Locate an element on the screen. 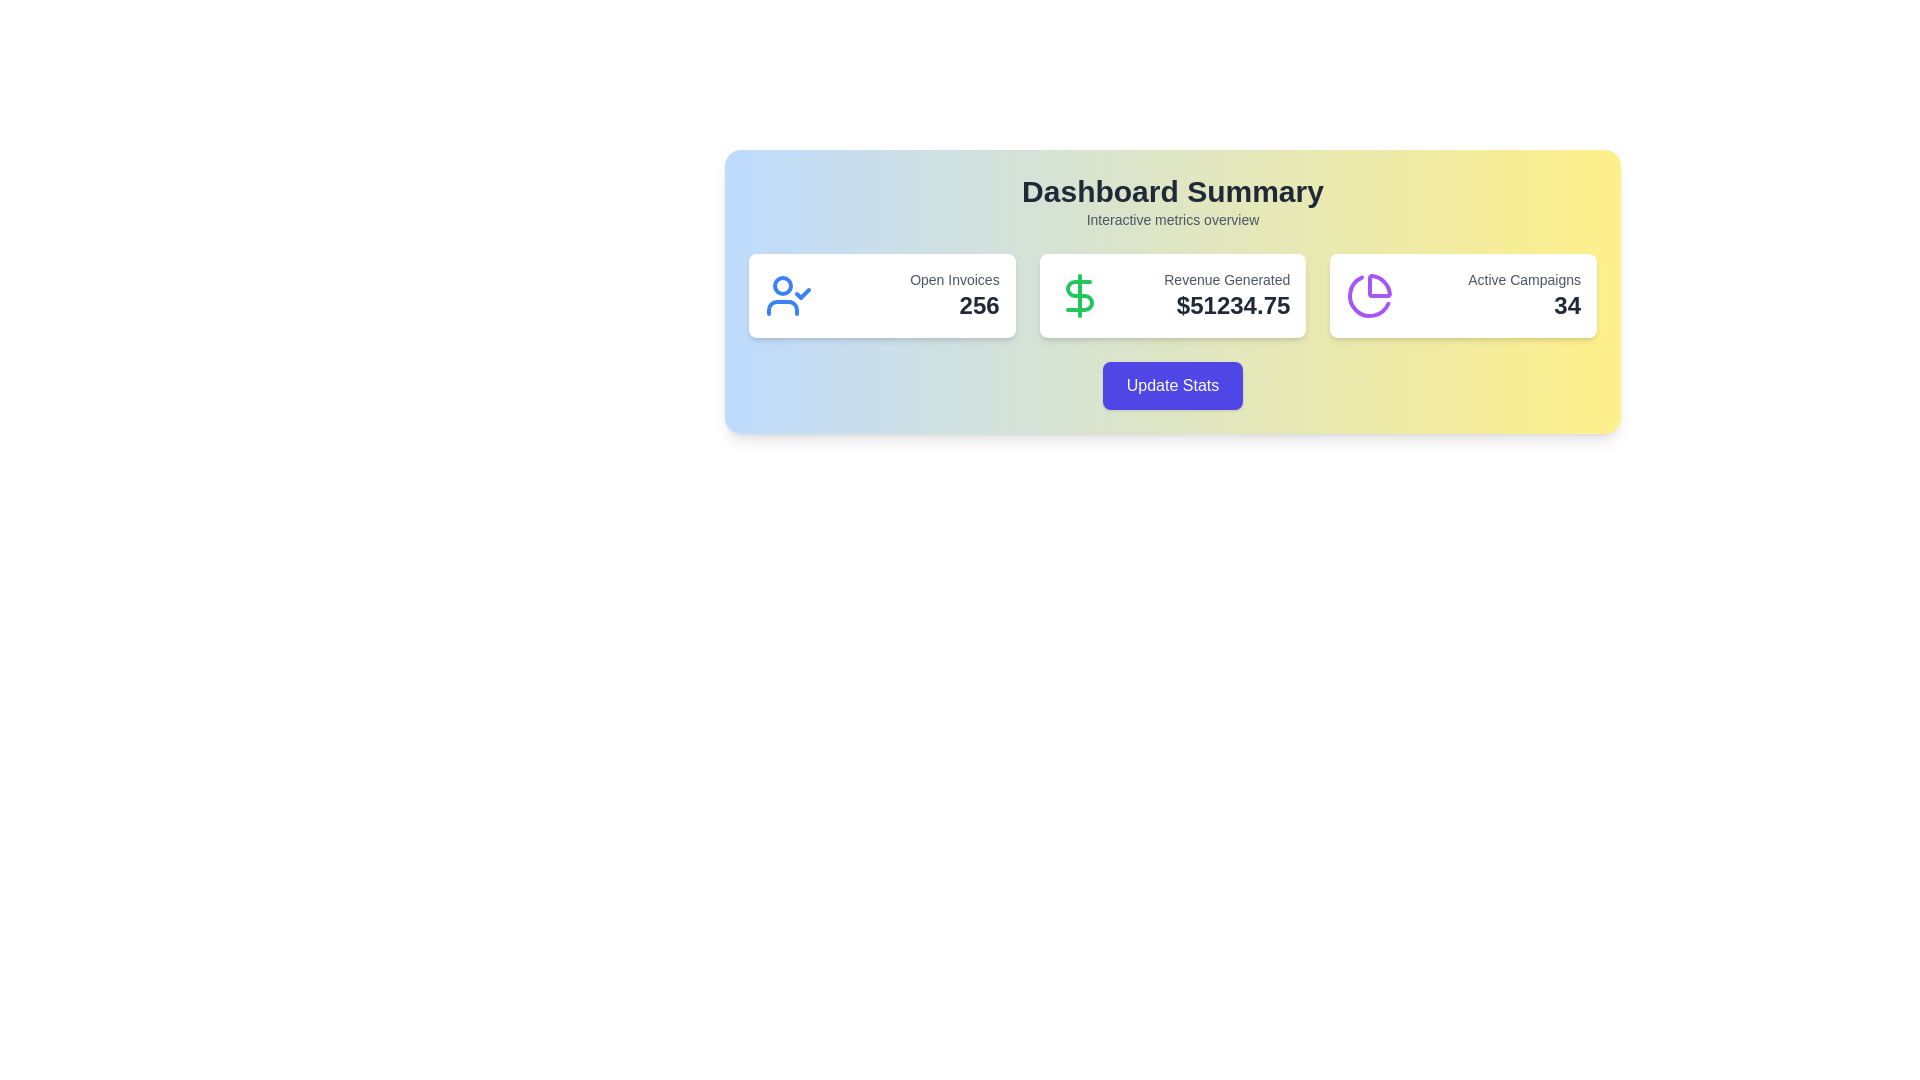  the Text Block that serves as the title and subtitle for the dashboard card, located at the top inside the card, horizontally centered and positioned above other elements like 'Open Invoices', 'Revenue Generated', and 'Active Campaigns' is located at coordinates (1172, 201).